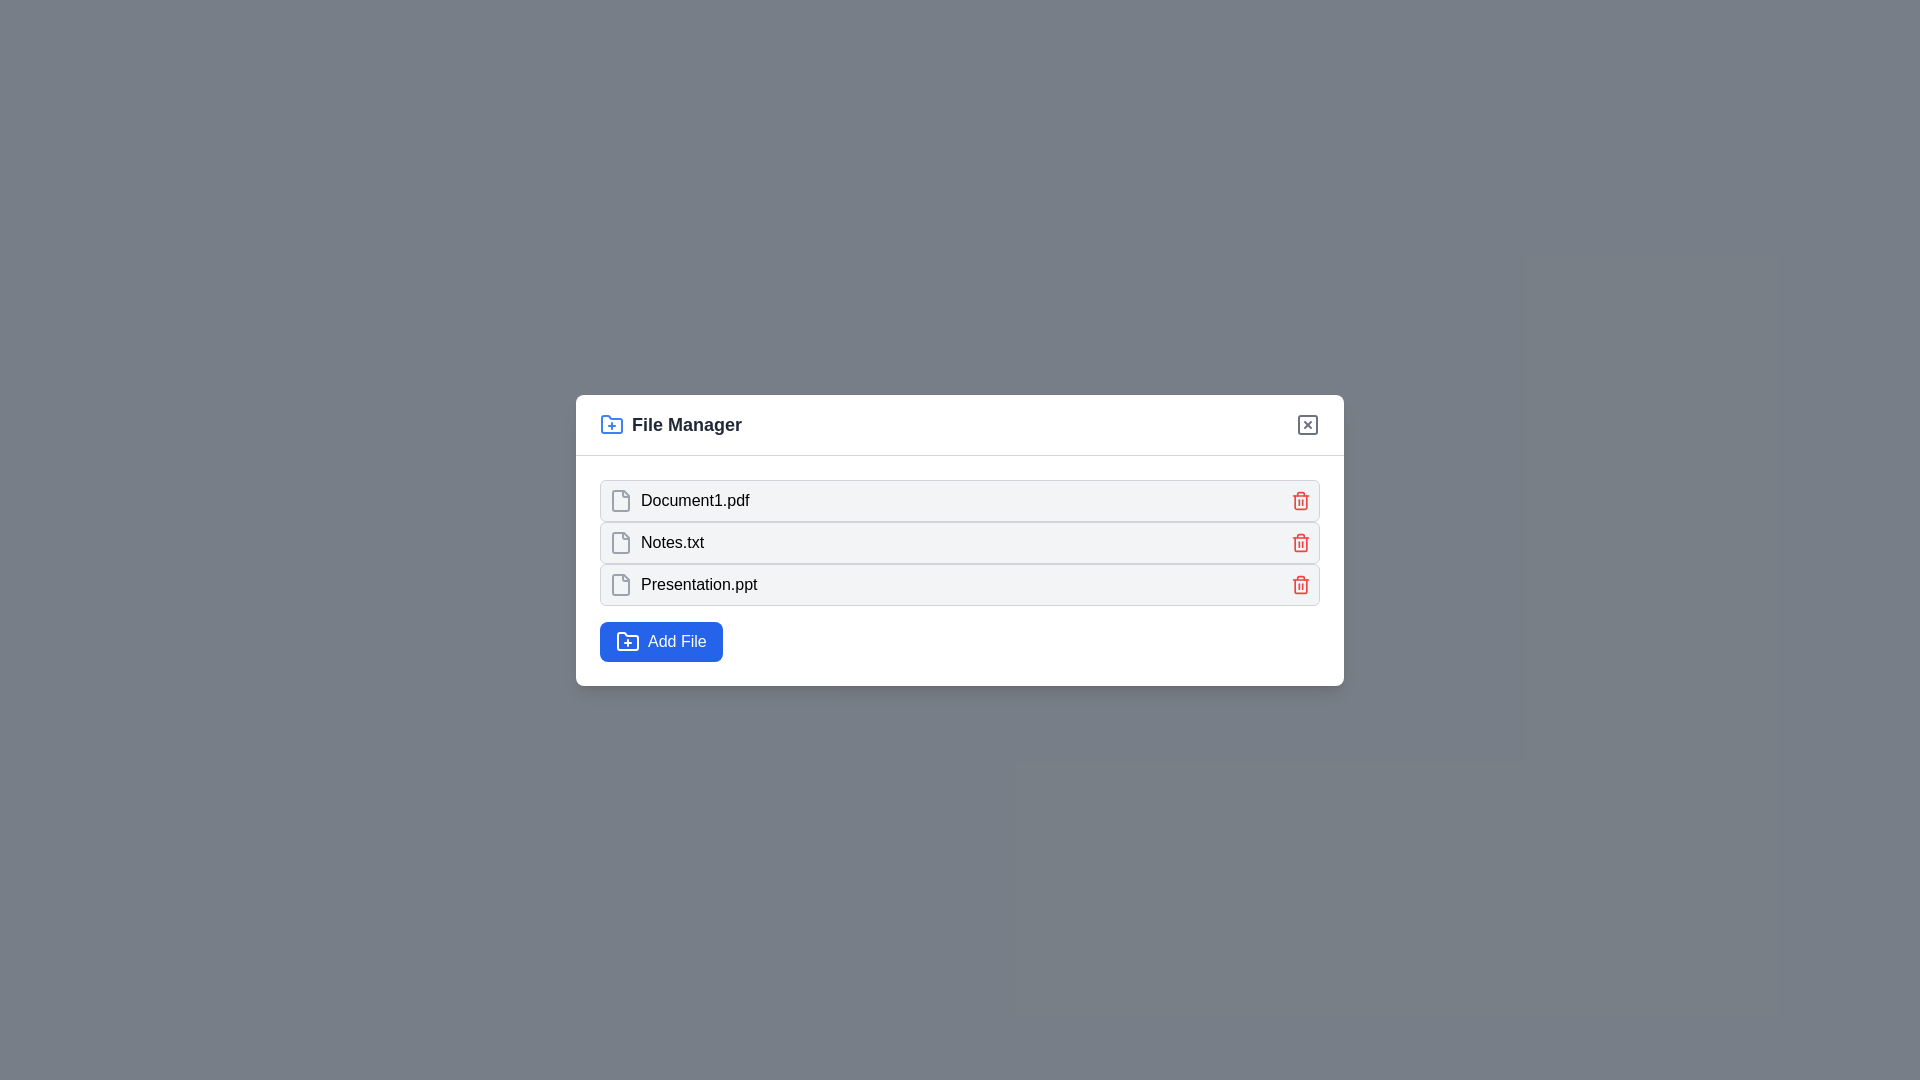 This screenshot has width=1920, height=1080. I want to click on the blue 'Add File' button located at the bottom-left corner of the file manager interface, so click(677, 641).